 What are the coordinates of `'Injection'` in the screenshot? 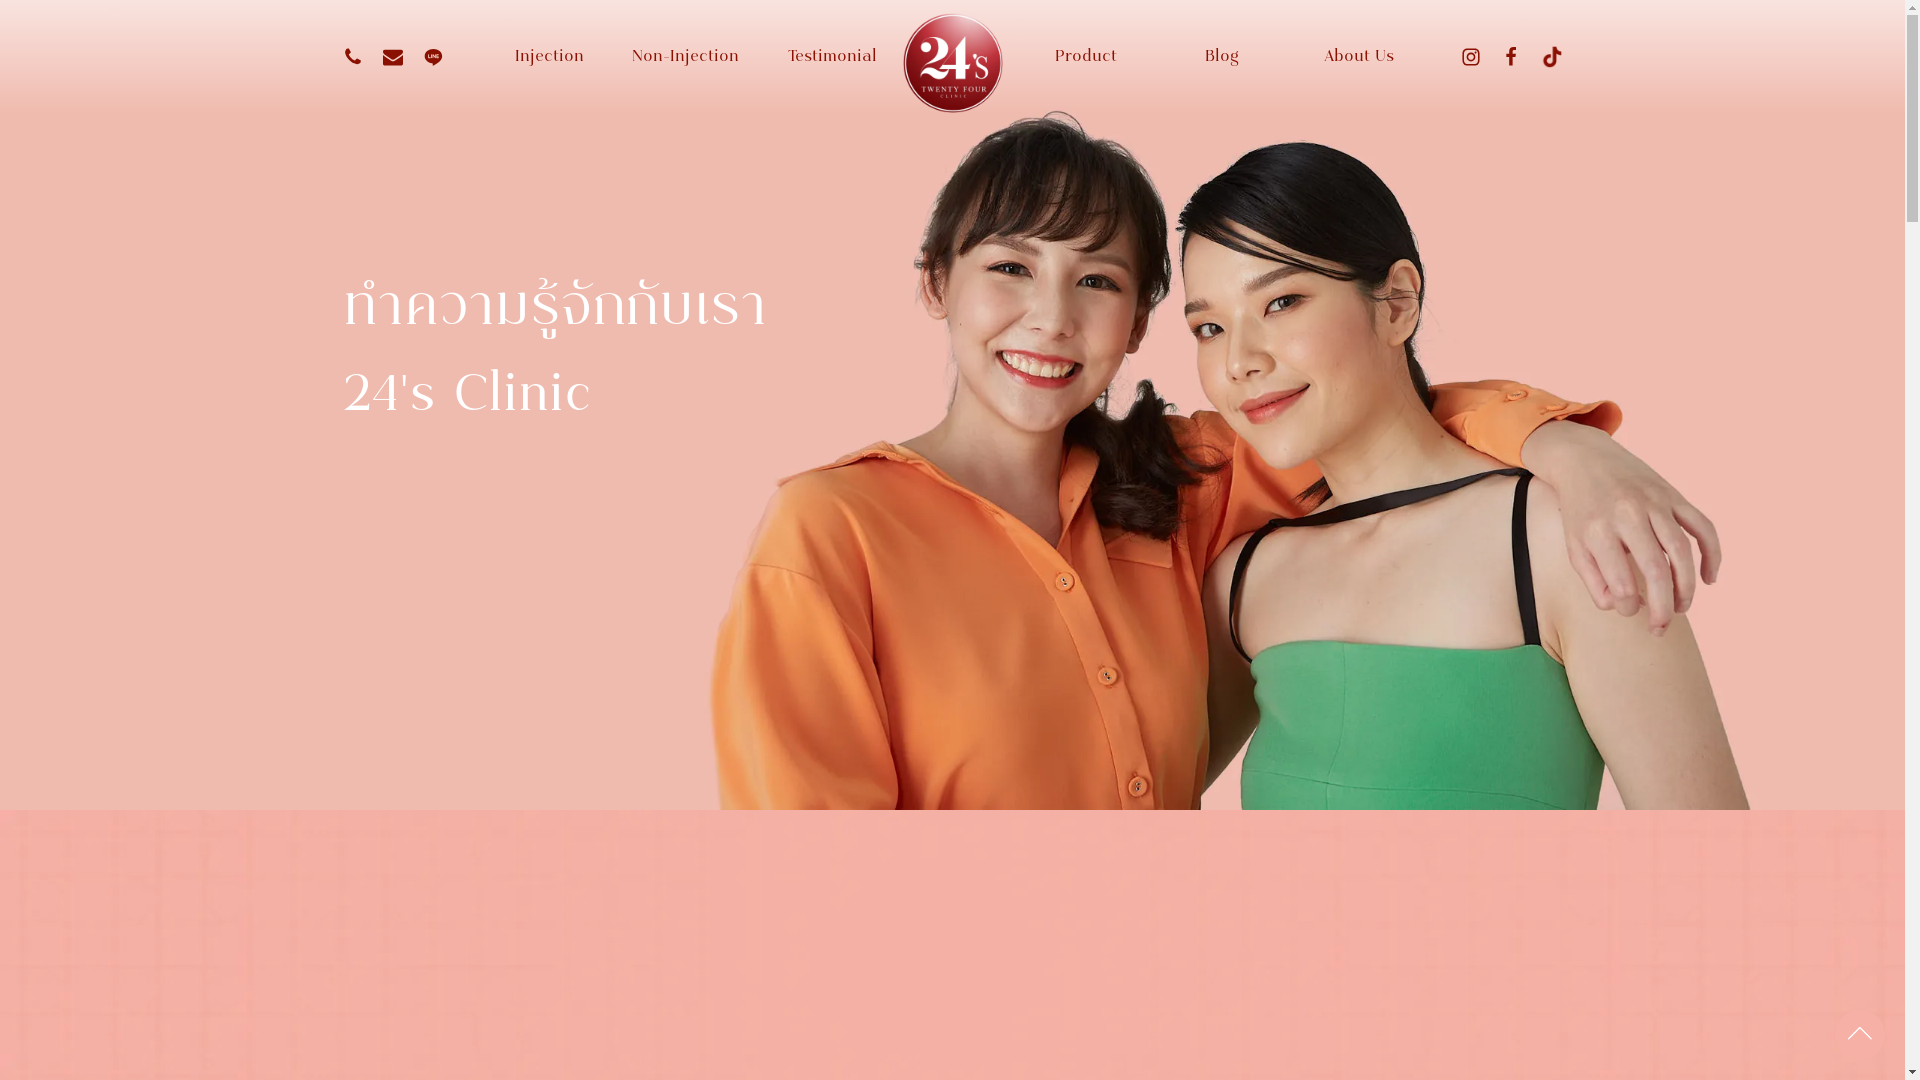 It's located at (513, 56).